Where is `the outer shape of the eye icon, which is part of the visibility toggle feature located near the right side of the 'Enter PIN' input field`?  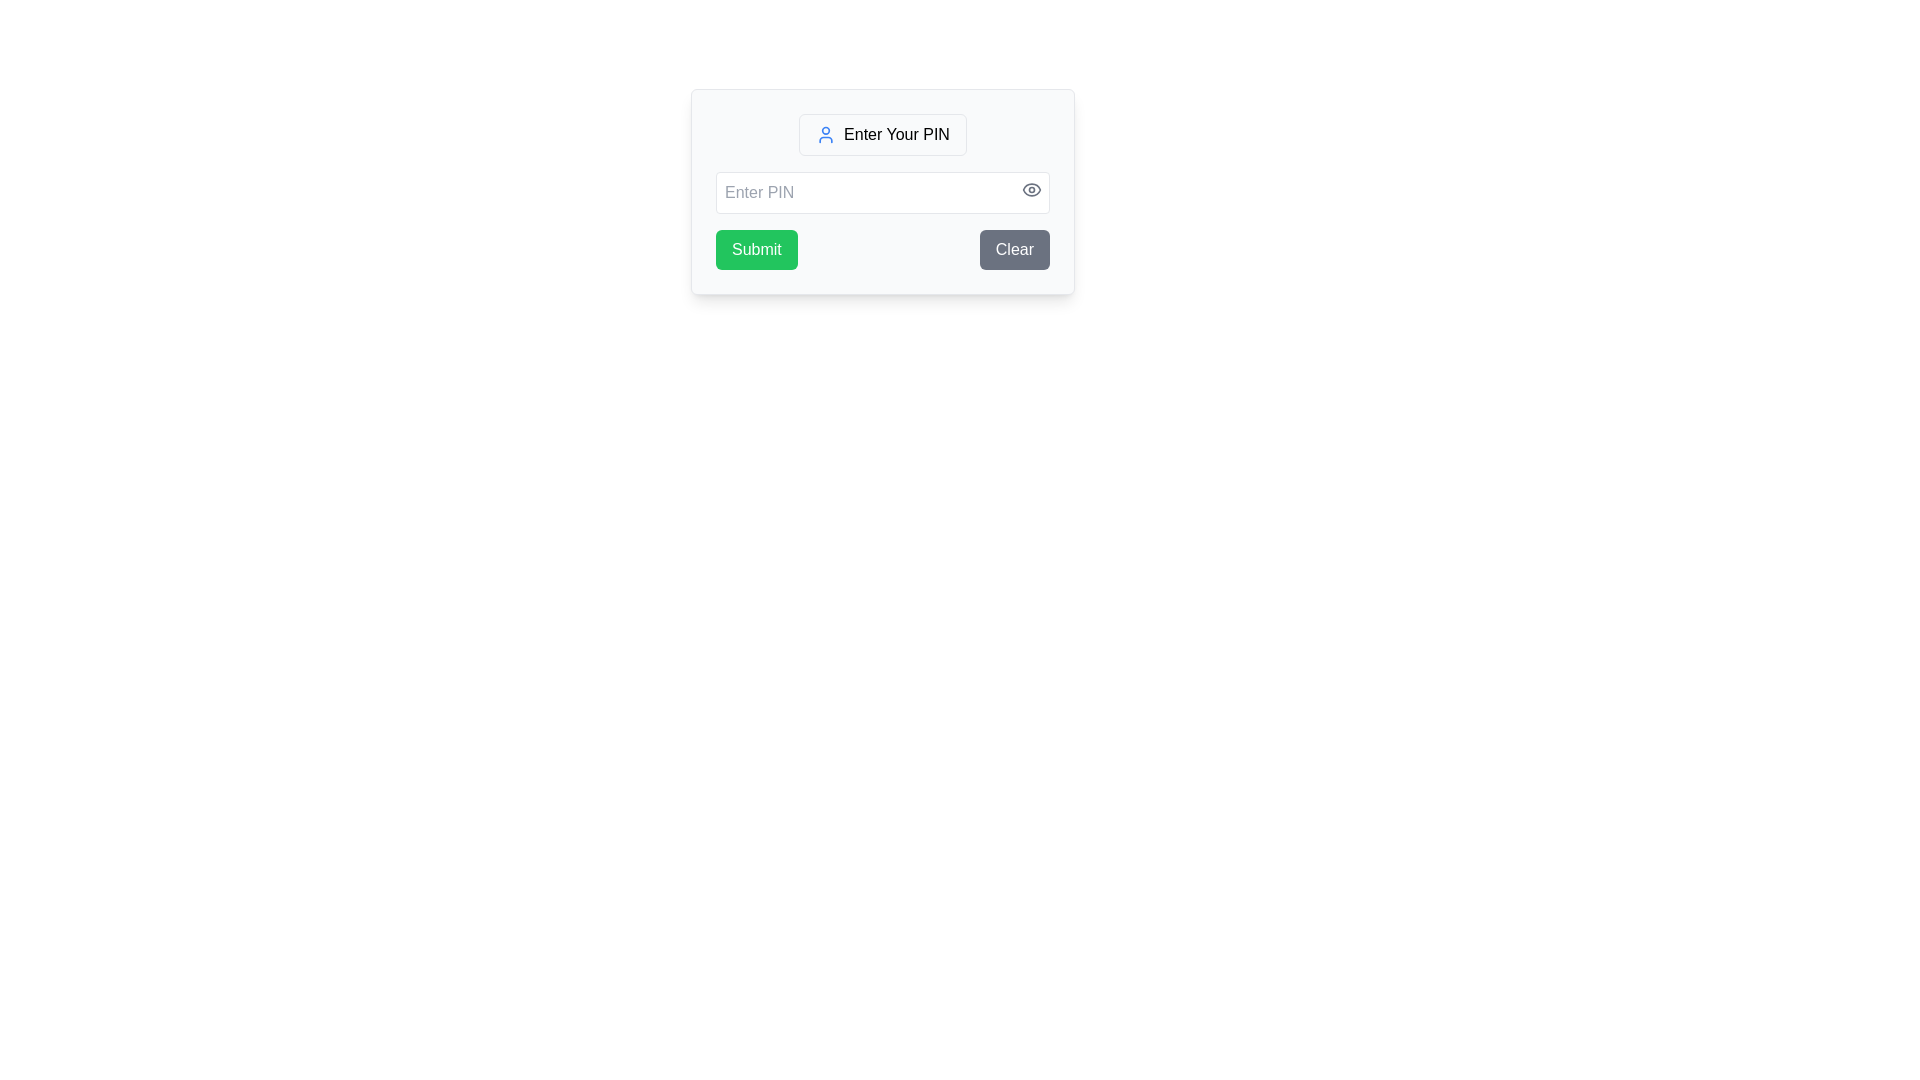 the outer shape of the eye icon, which is part of the visibility toggle feature located near the right side of the 'Enter PIN' input field is located at coordinates (1032, 189).